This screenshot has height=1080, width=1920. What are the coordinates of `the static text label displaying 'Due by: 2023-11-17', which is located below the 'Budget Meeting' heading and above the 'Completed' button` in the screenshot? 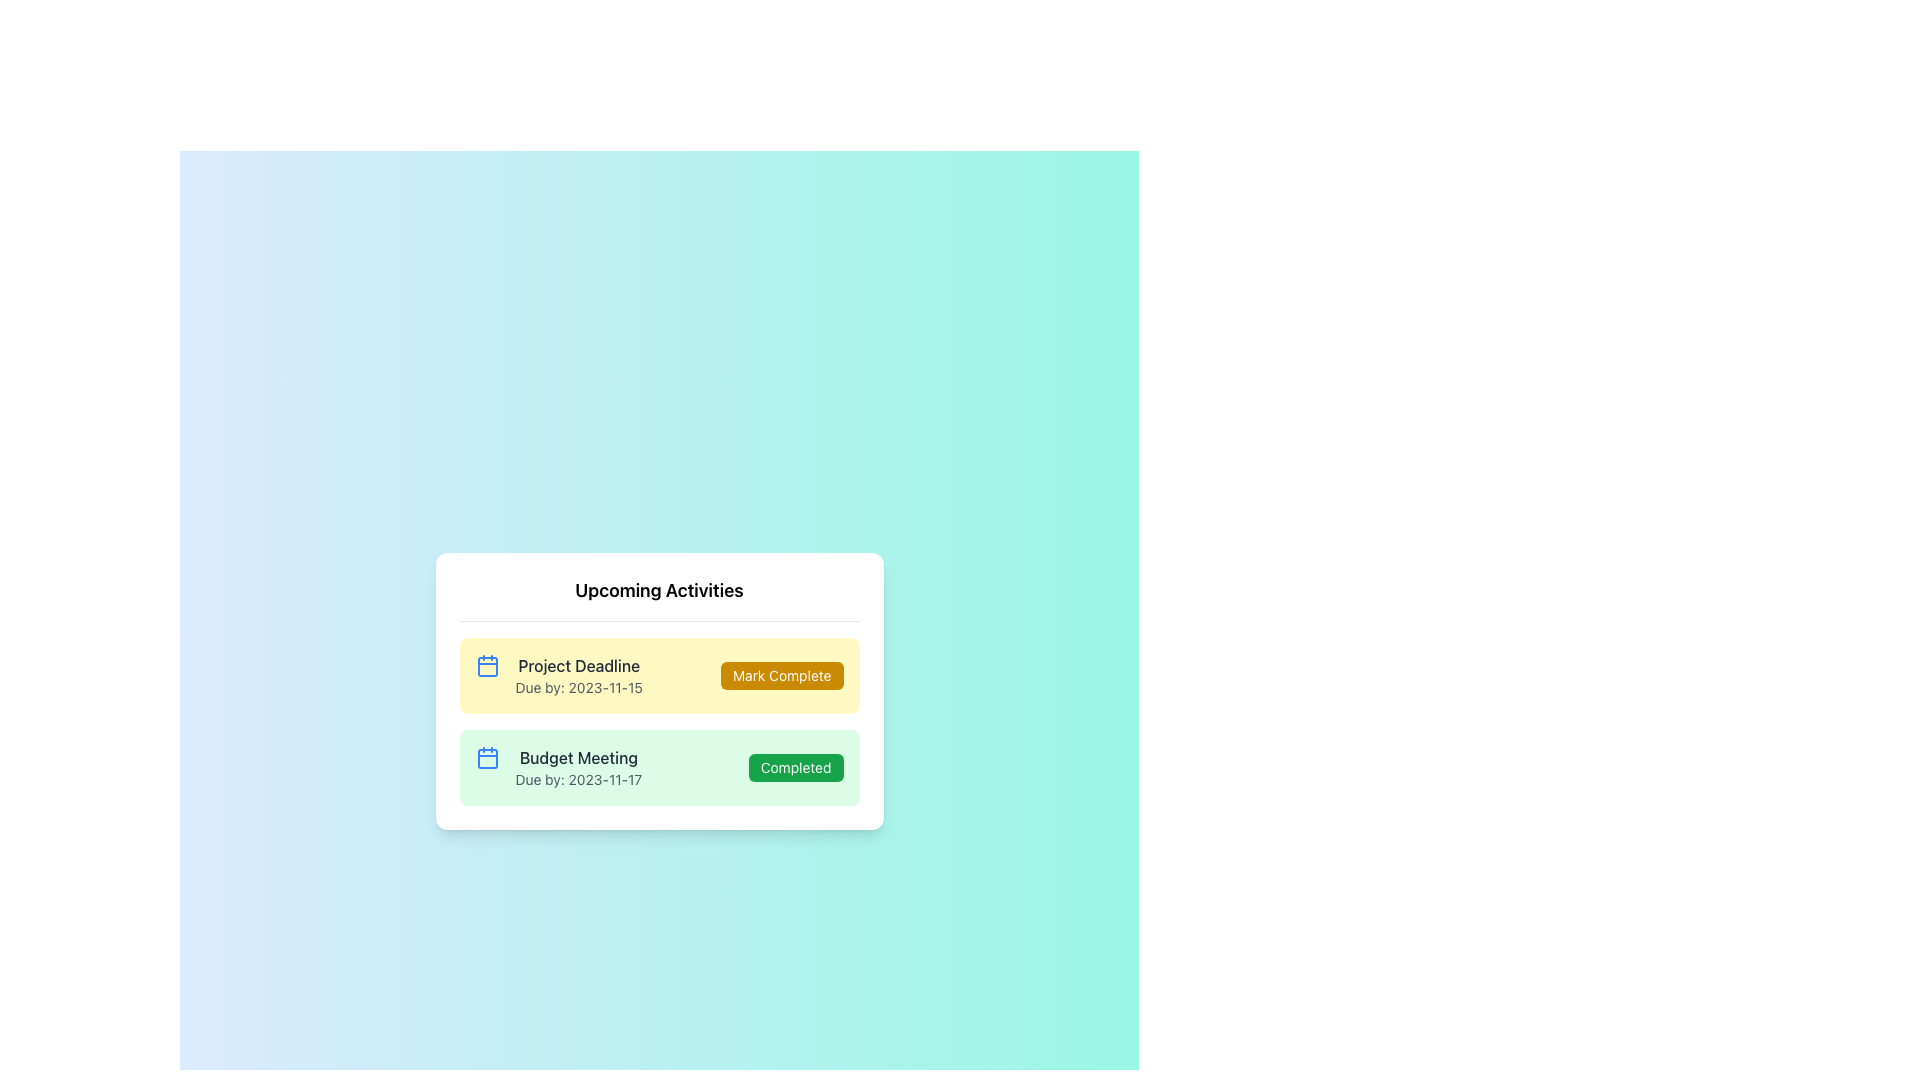 It's located at (577, 778).